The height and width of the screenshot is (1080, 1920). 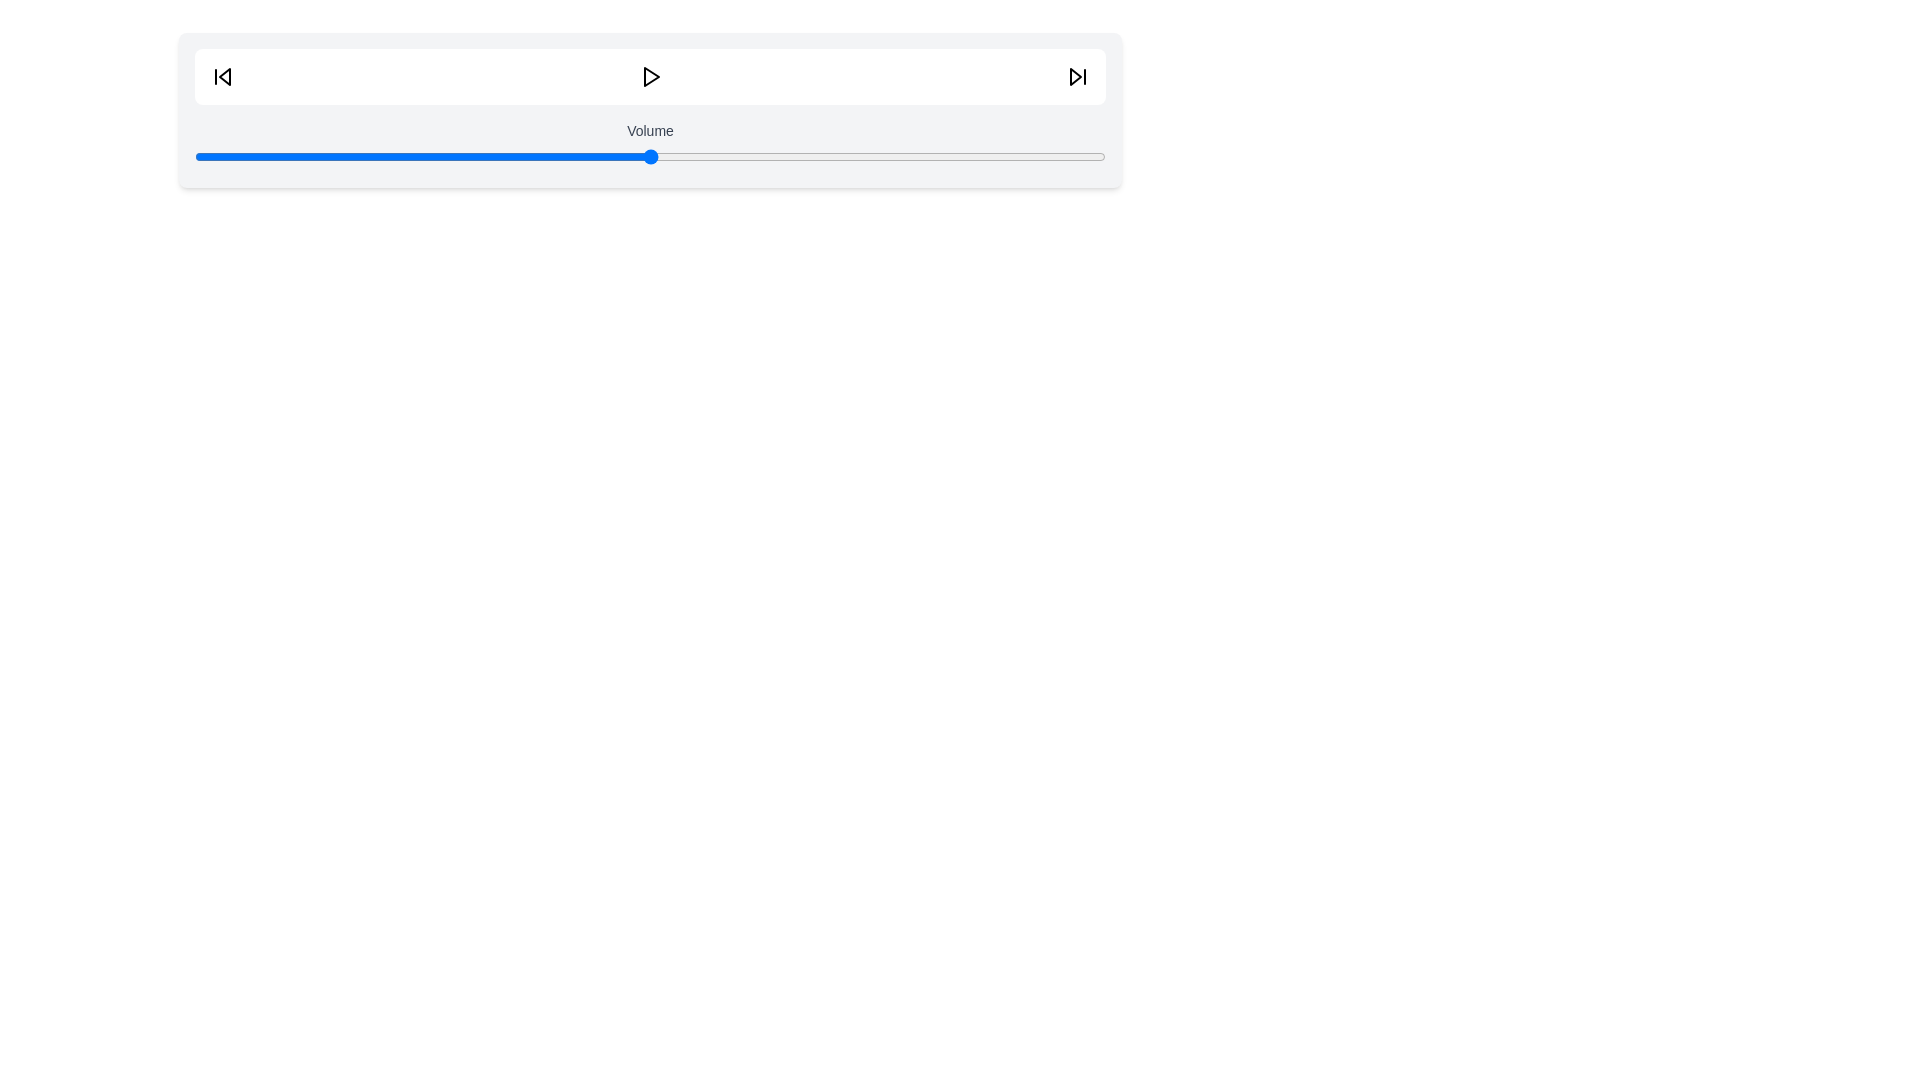 I want to click on the play button, which is centrally located between the skip-backward and skip-forward buttons, to change its background color, so click(x=650, y=76).